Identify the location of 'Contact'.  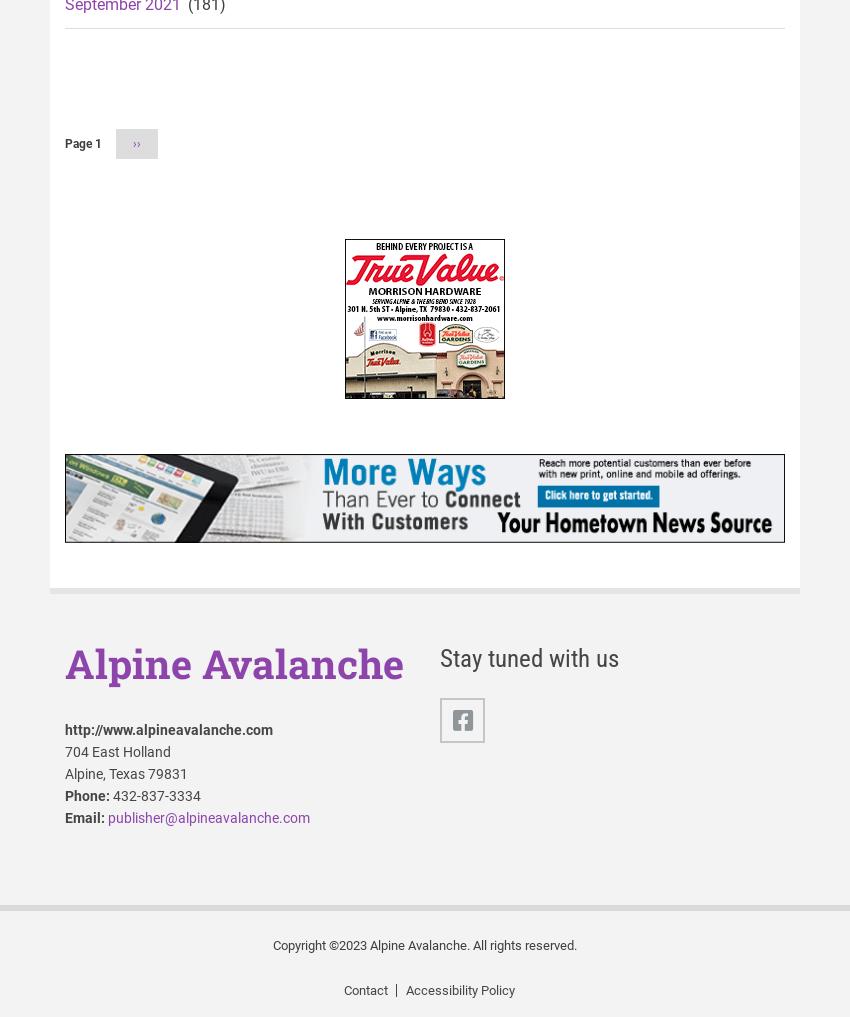
(363, 990).